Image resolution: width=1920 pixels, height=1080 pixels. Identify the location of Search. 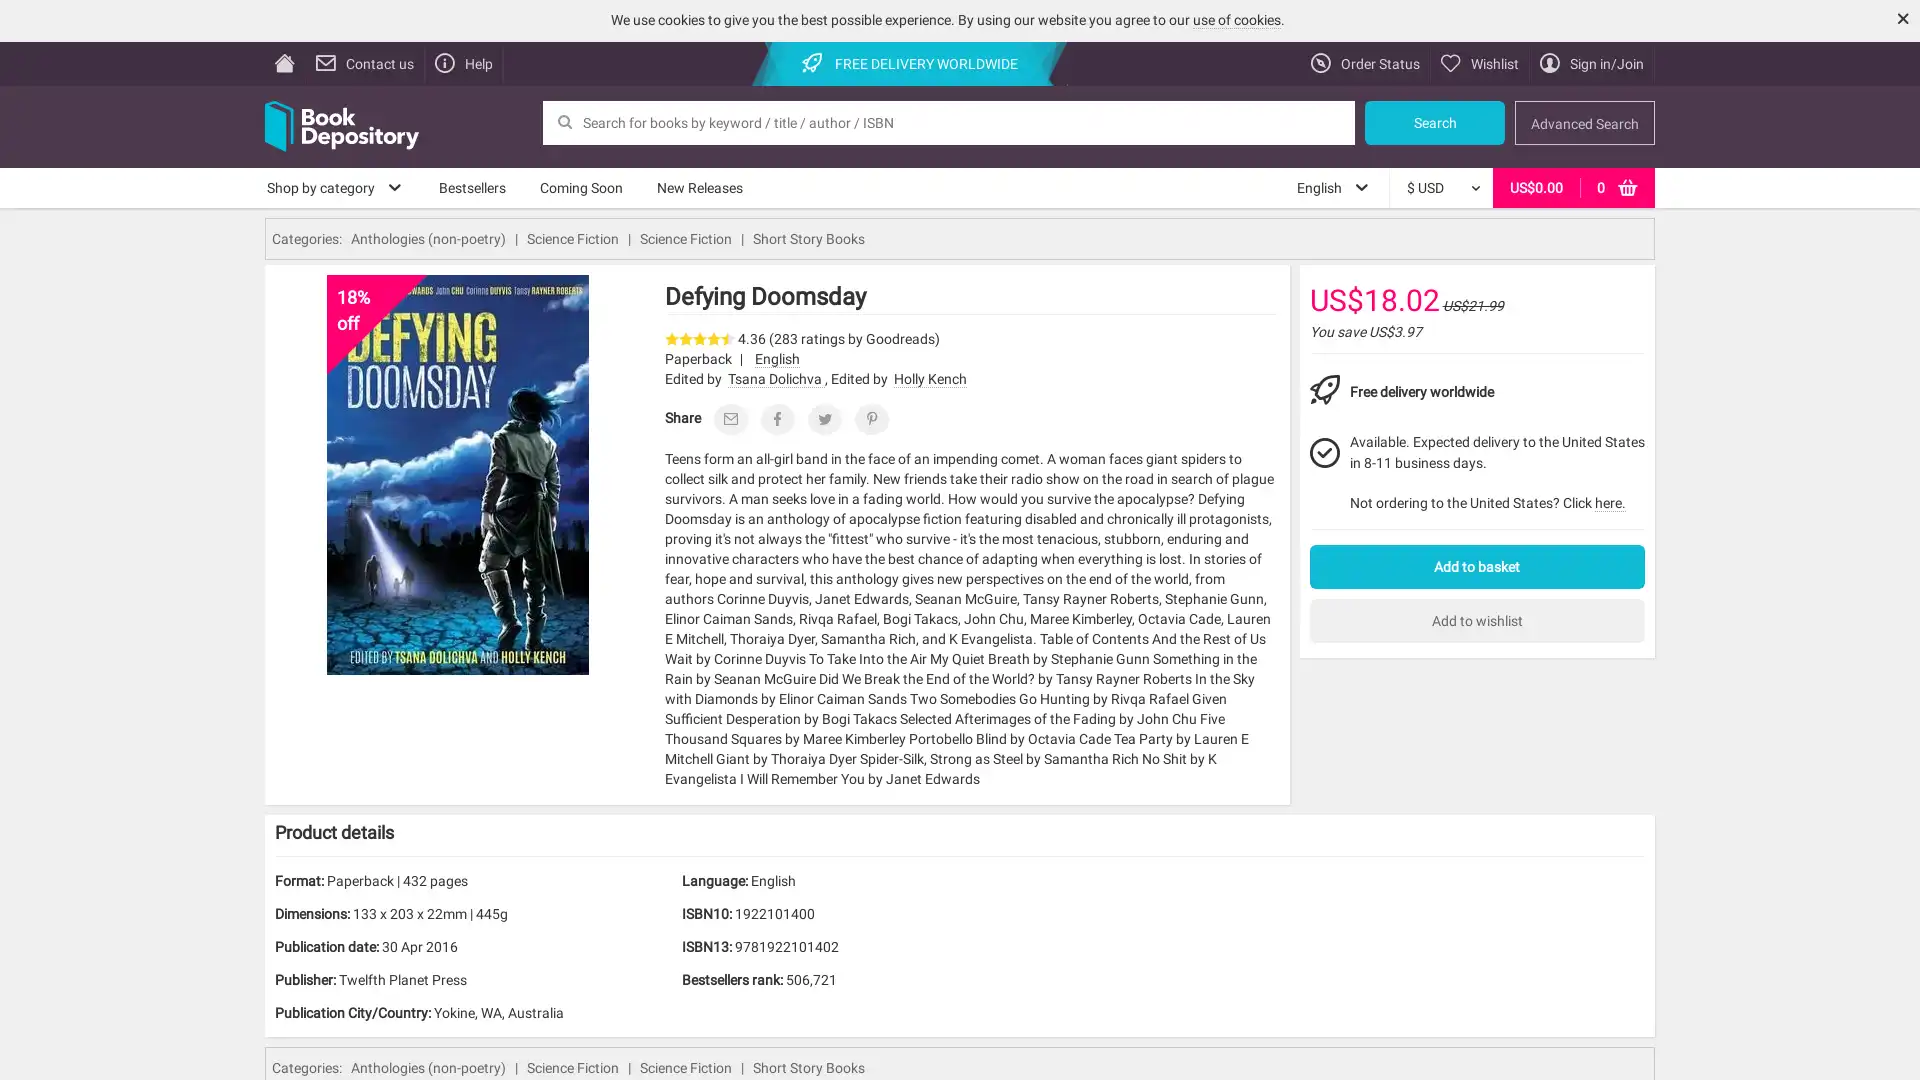
(1434, 122).